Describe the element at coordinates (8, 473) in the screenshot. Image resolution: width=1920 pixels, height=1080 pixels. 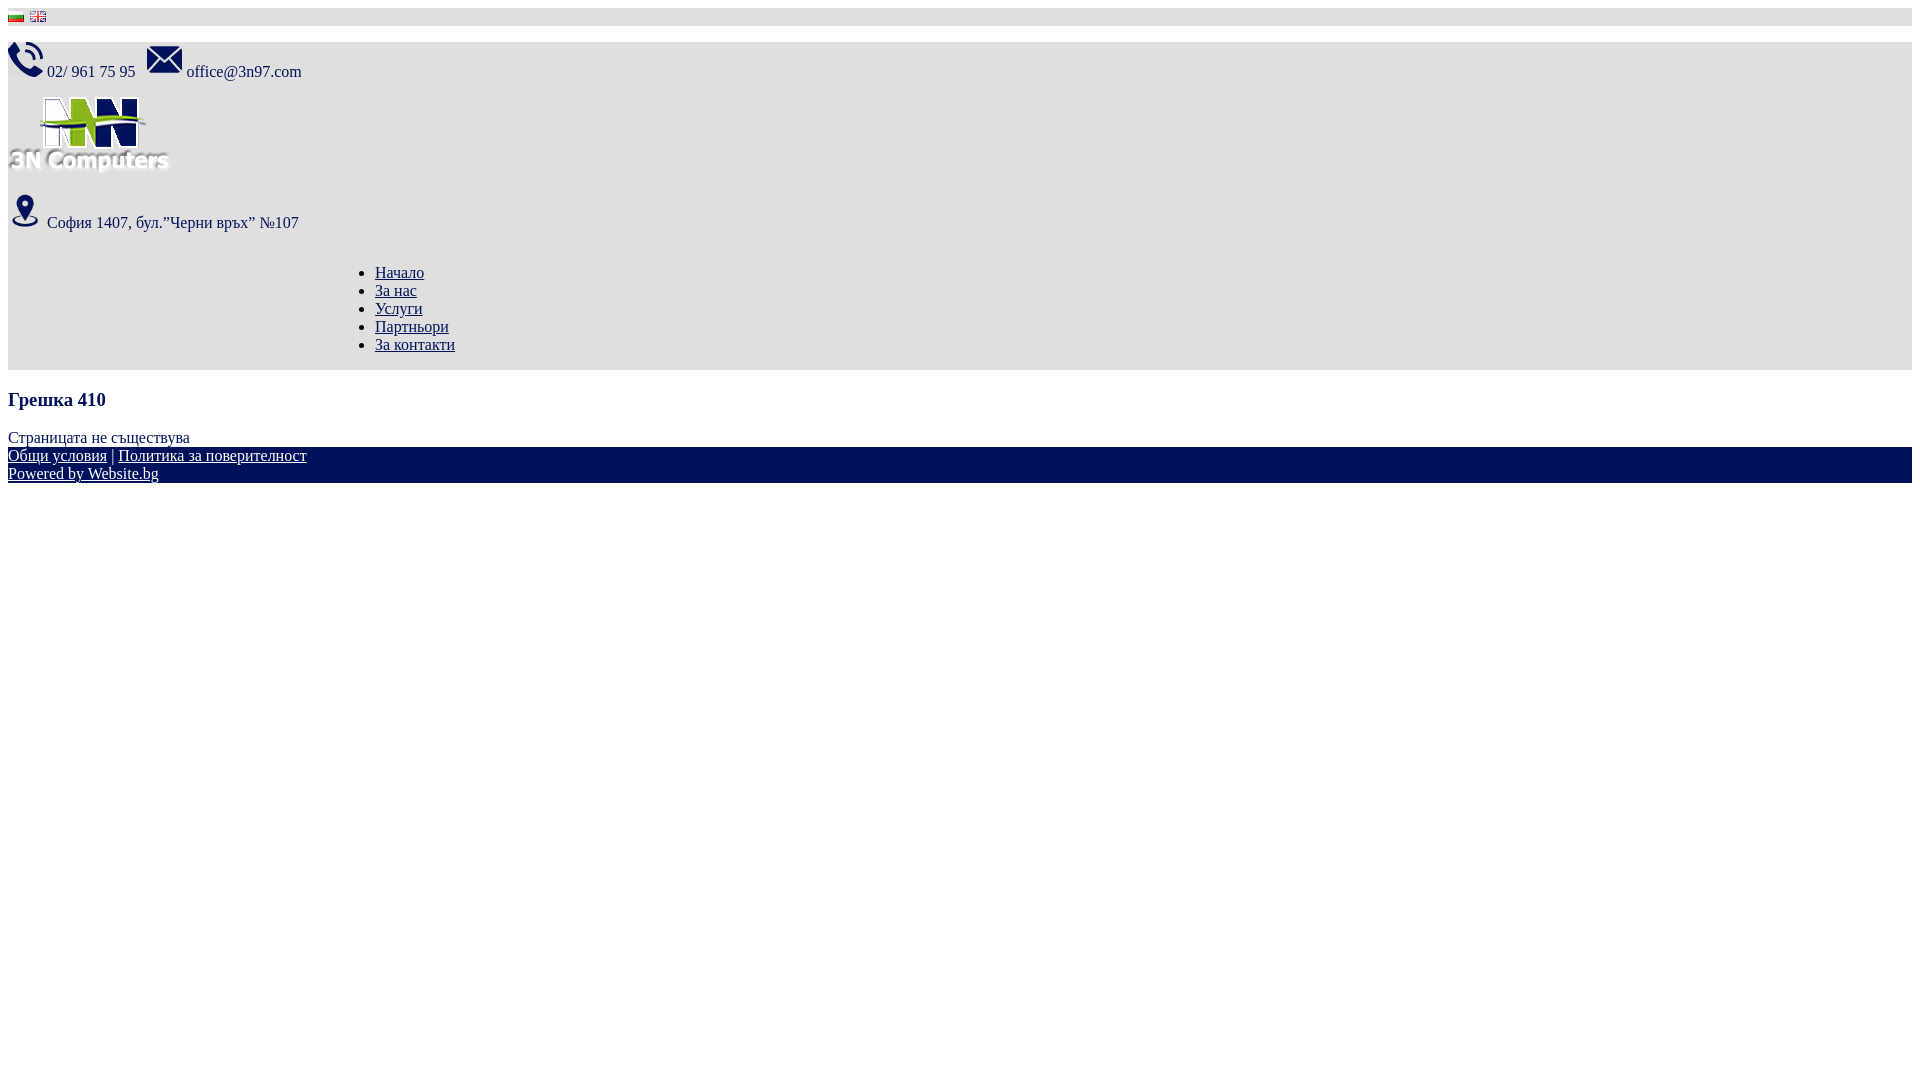
I see `'Powered by Website.bg'` at that location.